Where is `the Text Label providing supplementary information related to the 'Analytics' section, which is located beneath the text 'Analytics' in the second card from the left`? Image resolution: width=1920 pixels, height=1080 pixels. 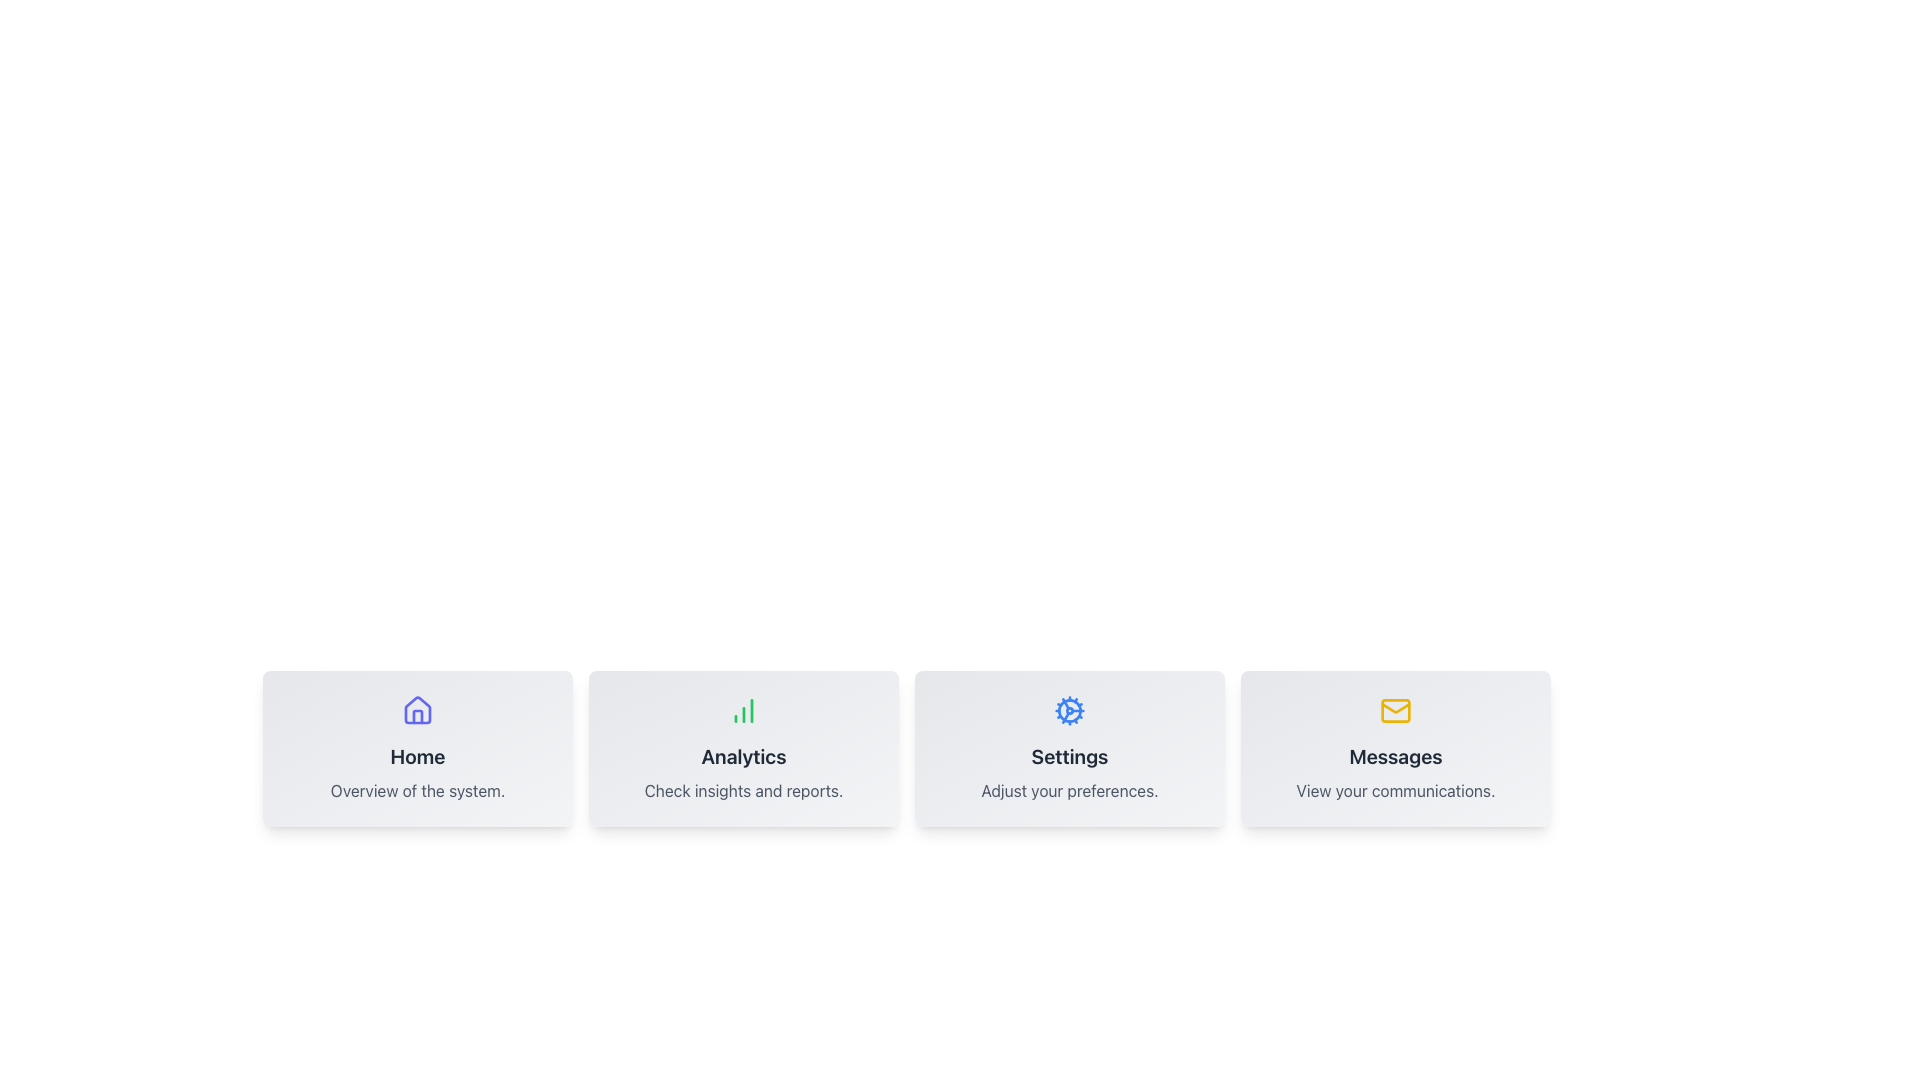
the Text Label providing supplementary information related to the 'Analytics' section, which is located beneath the text 'Analytics' in the second card from the left is located at coordinates (743, 789).